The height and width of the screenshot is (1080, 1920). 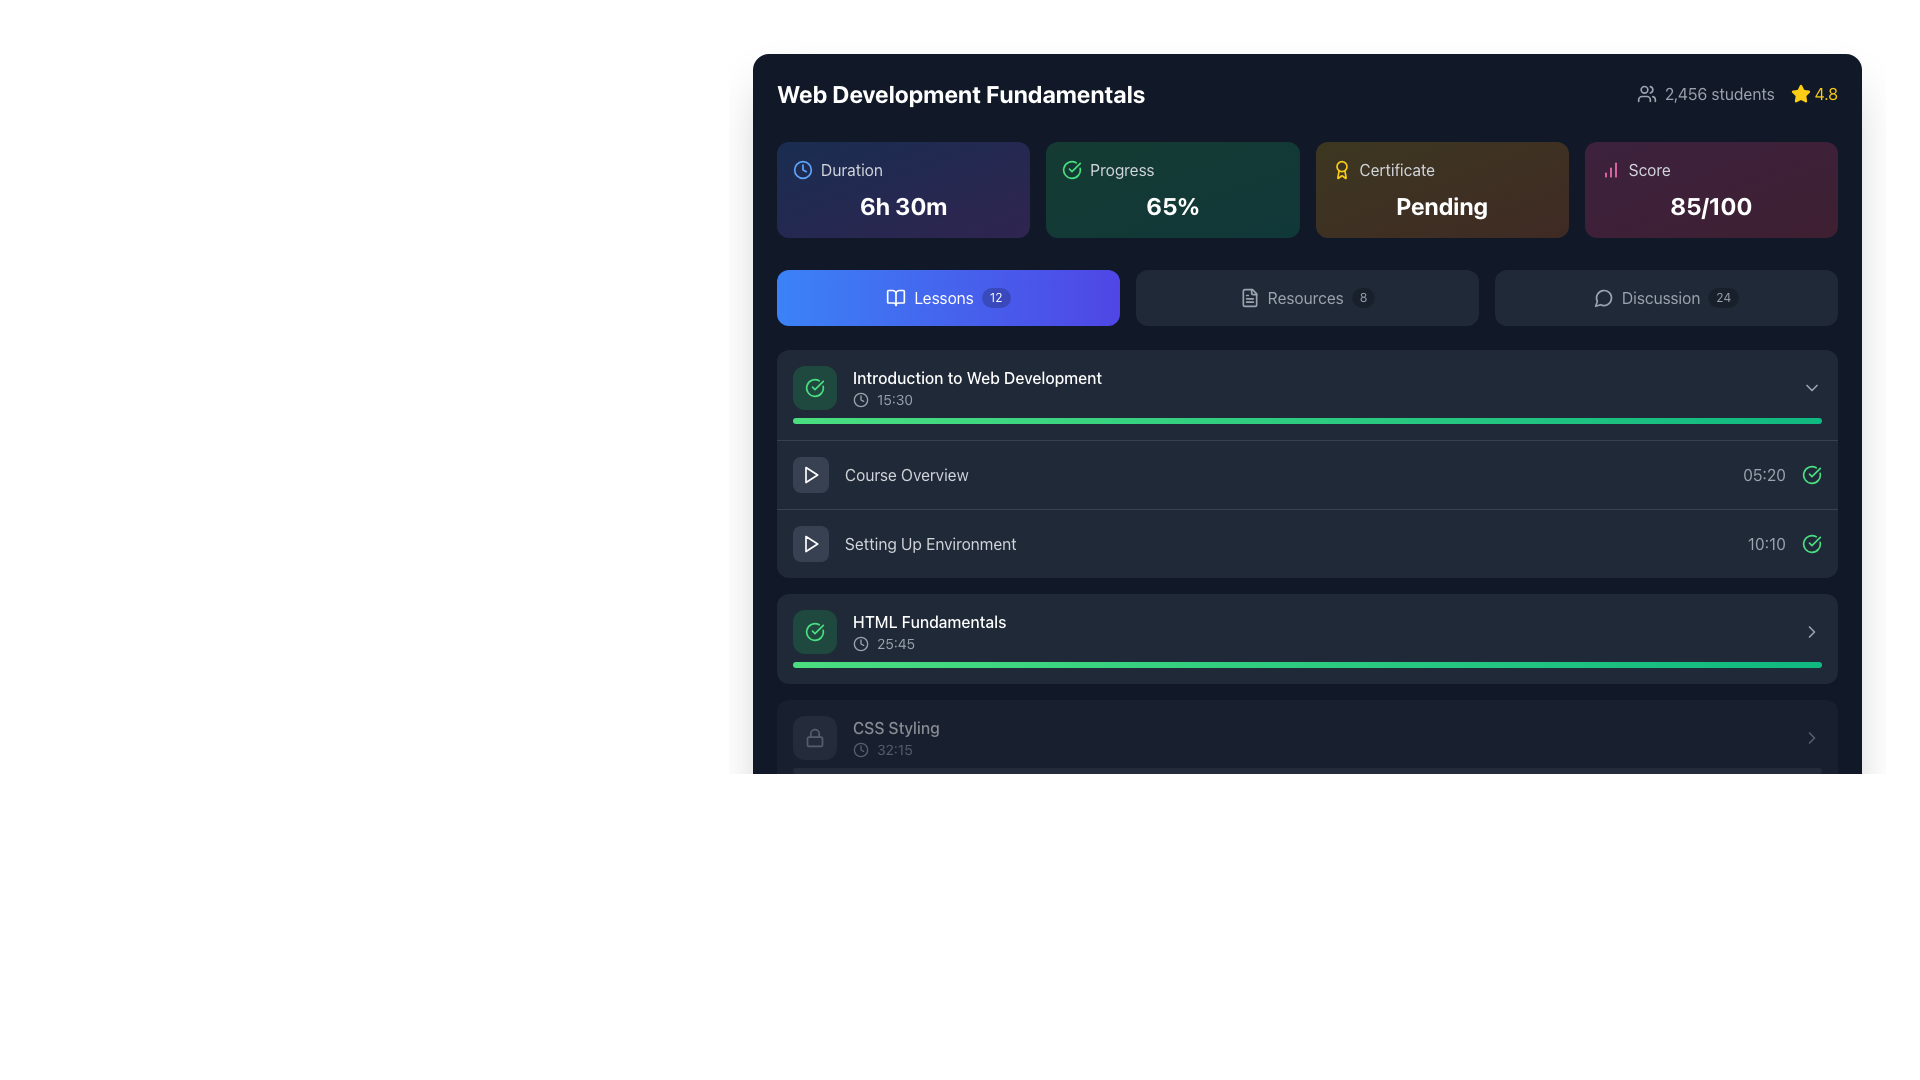 I want to click on the Menu Item that navigates to the Resources section, located between 'Lessons 12' and 'Discussion 24', so click(x=1307, y=297).